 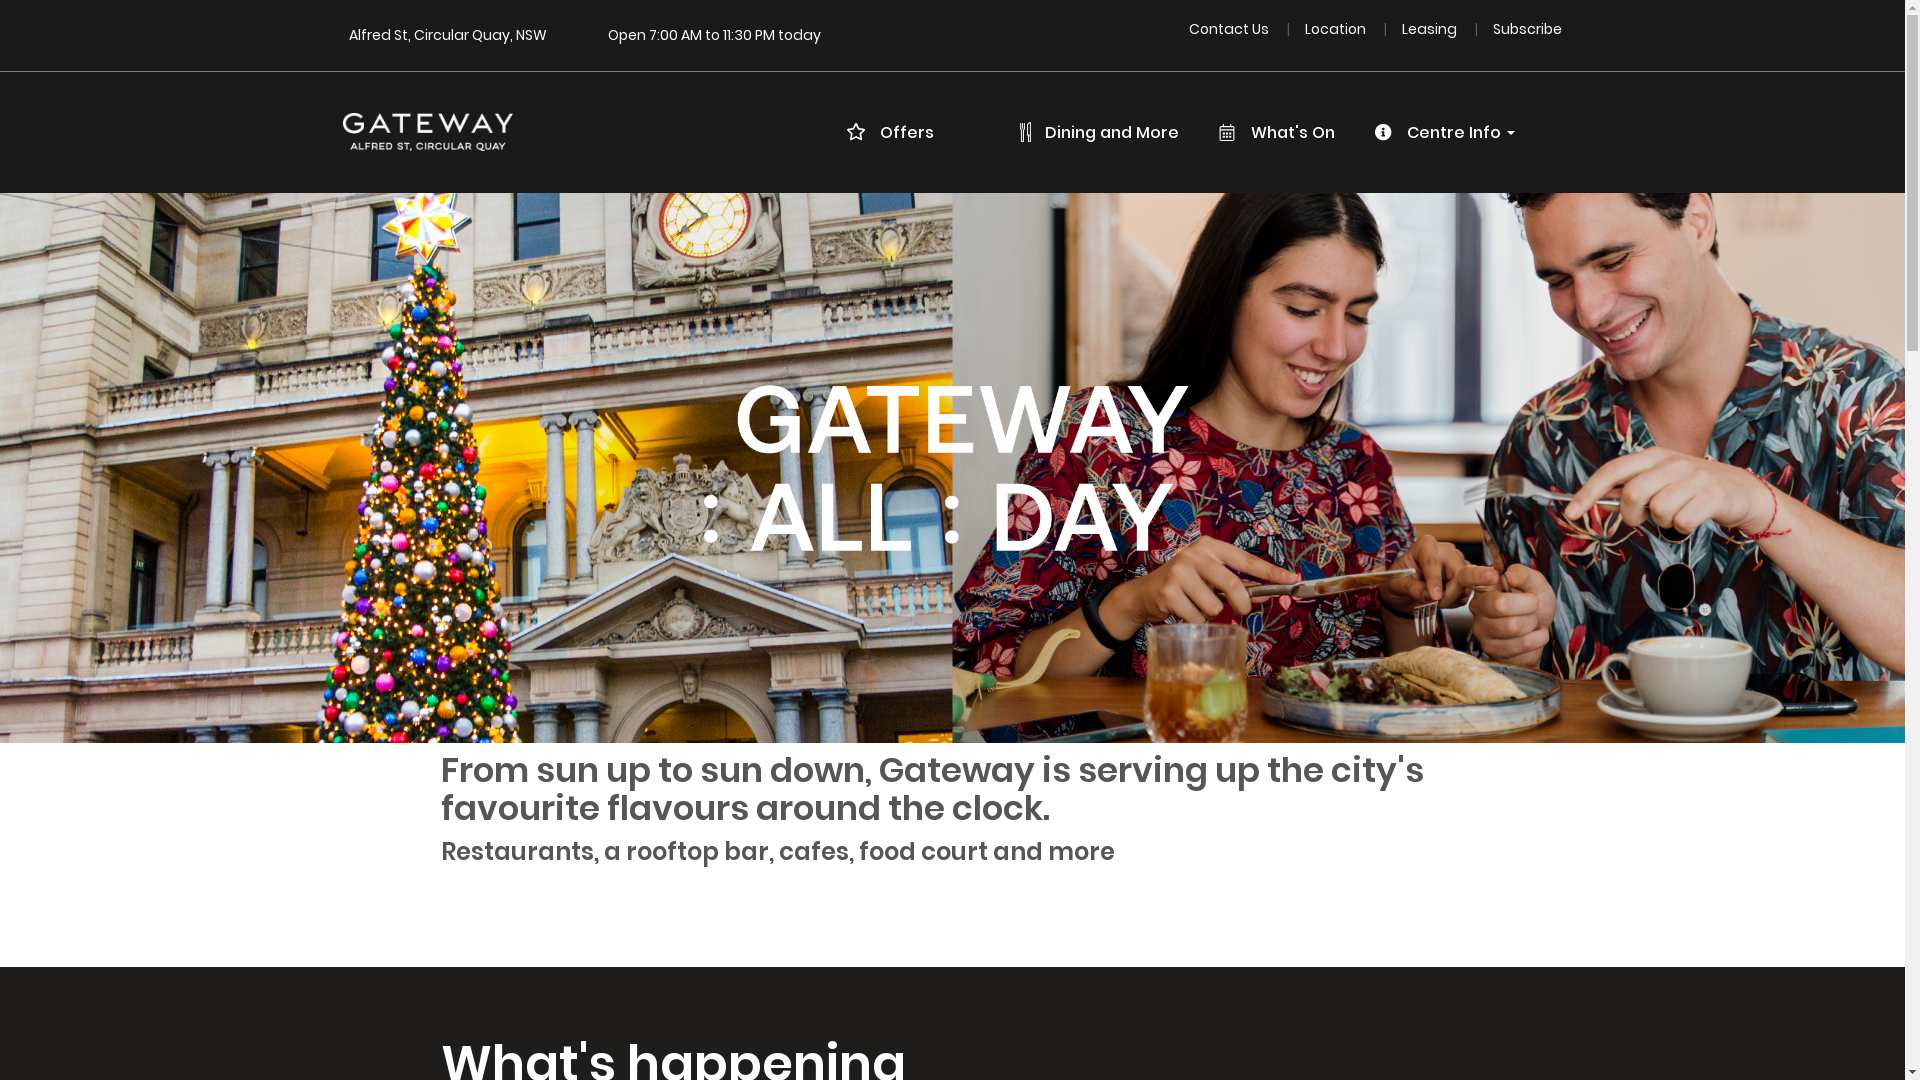 I want to click on 'Leasing', so click(x=1400, y=29).